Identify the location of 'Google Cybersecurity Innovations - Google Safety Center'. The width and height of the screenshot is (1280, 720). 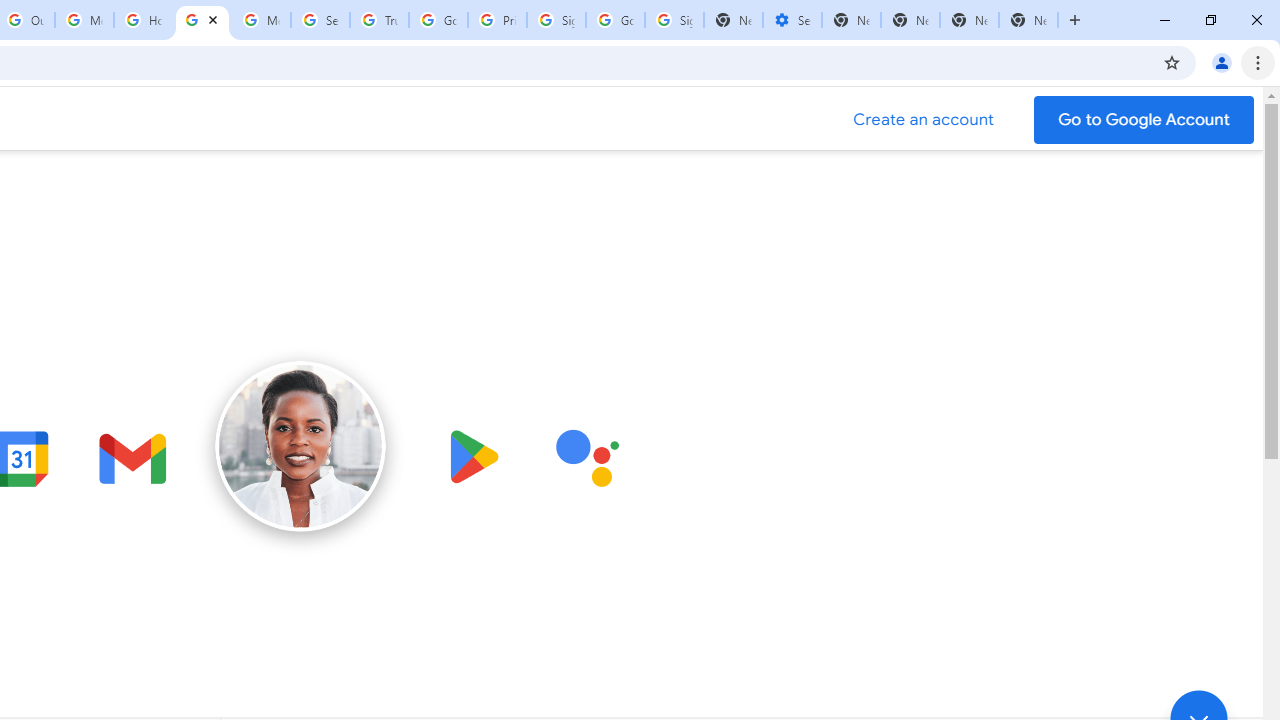
(614, 20).